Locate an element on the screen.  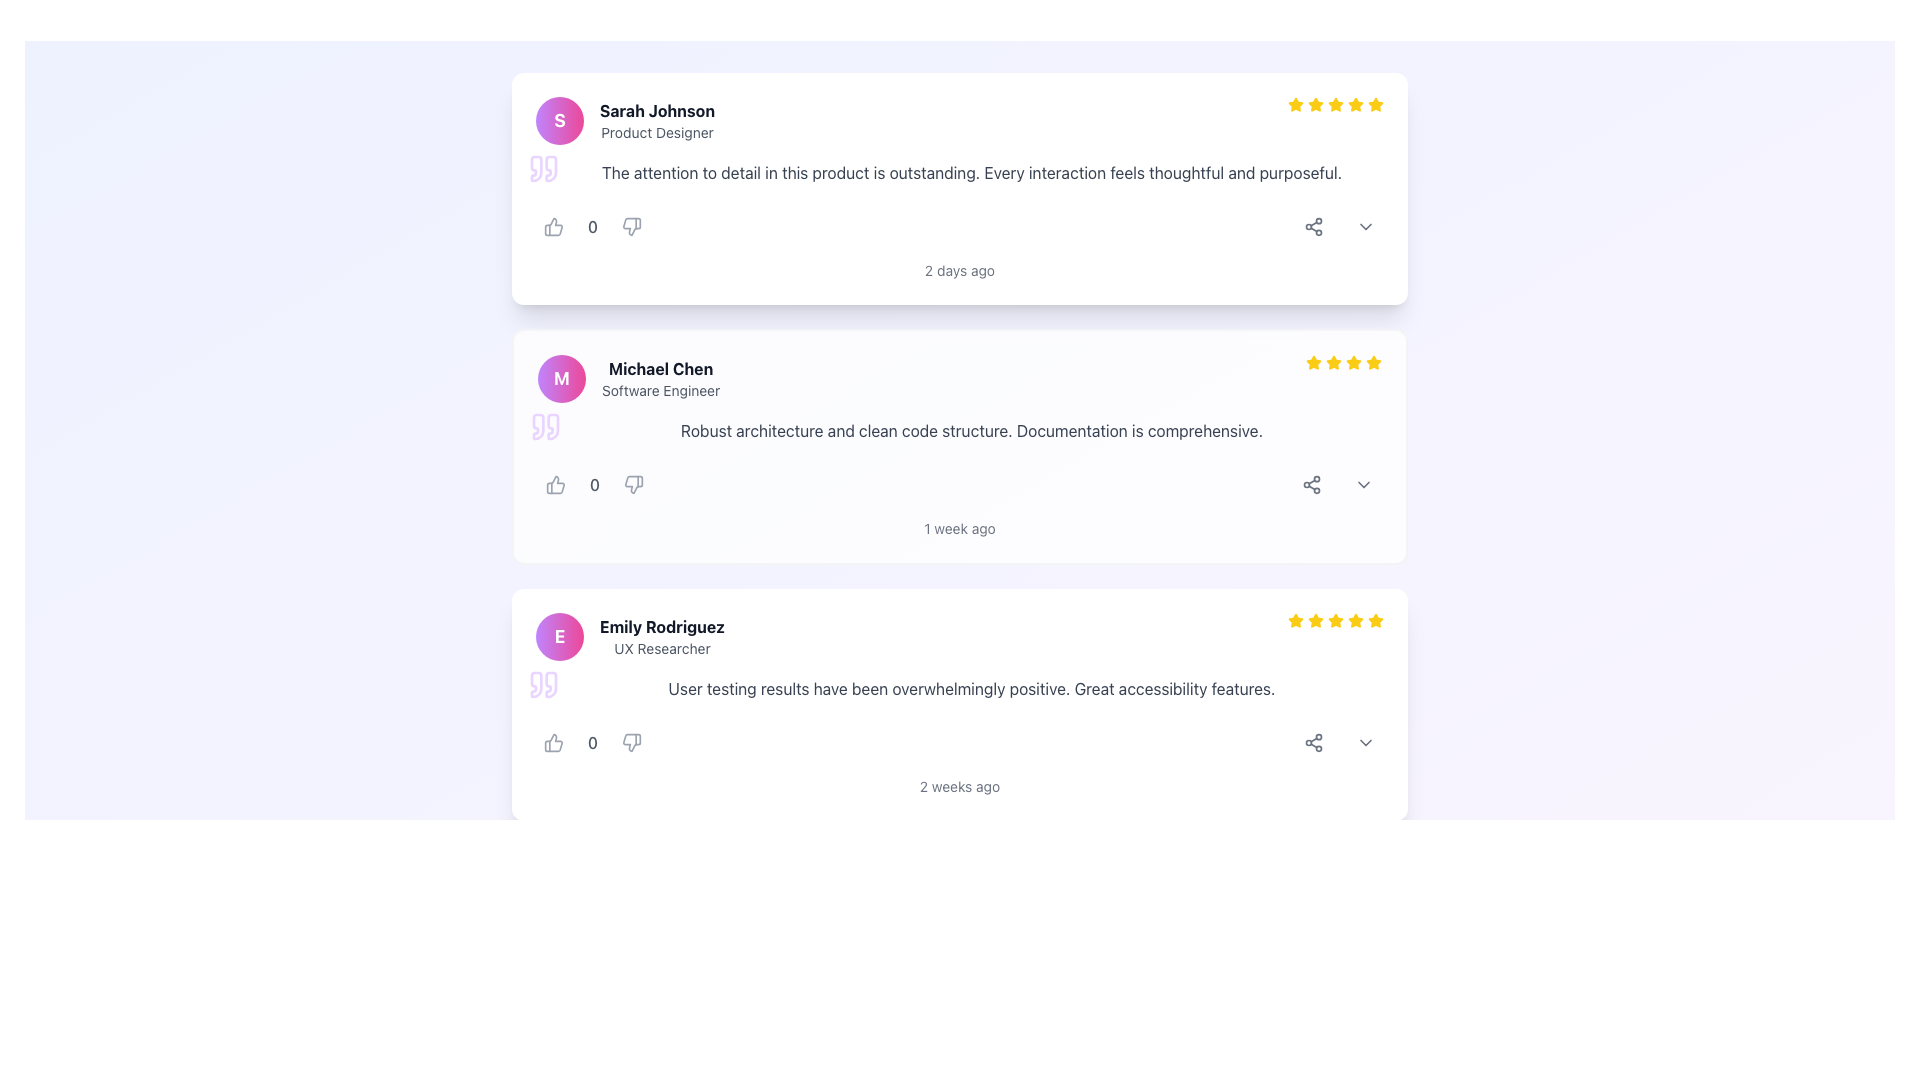
the first yellow star icon in the five-star rating component is located at coordinates (1296, 104).